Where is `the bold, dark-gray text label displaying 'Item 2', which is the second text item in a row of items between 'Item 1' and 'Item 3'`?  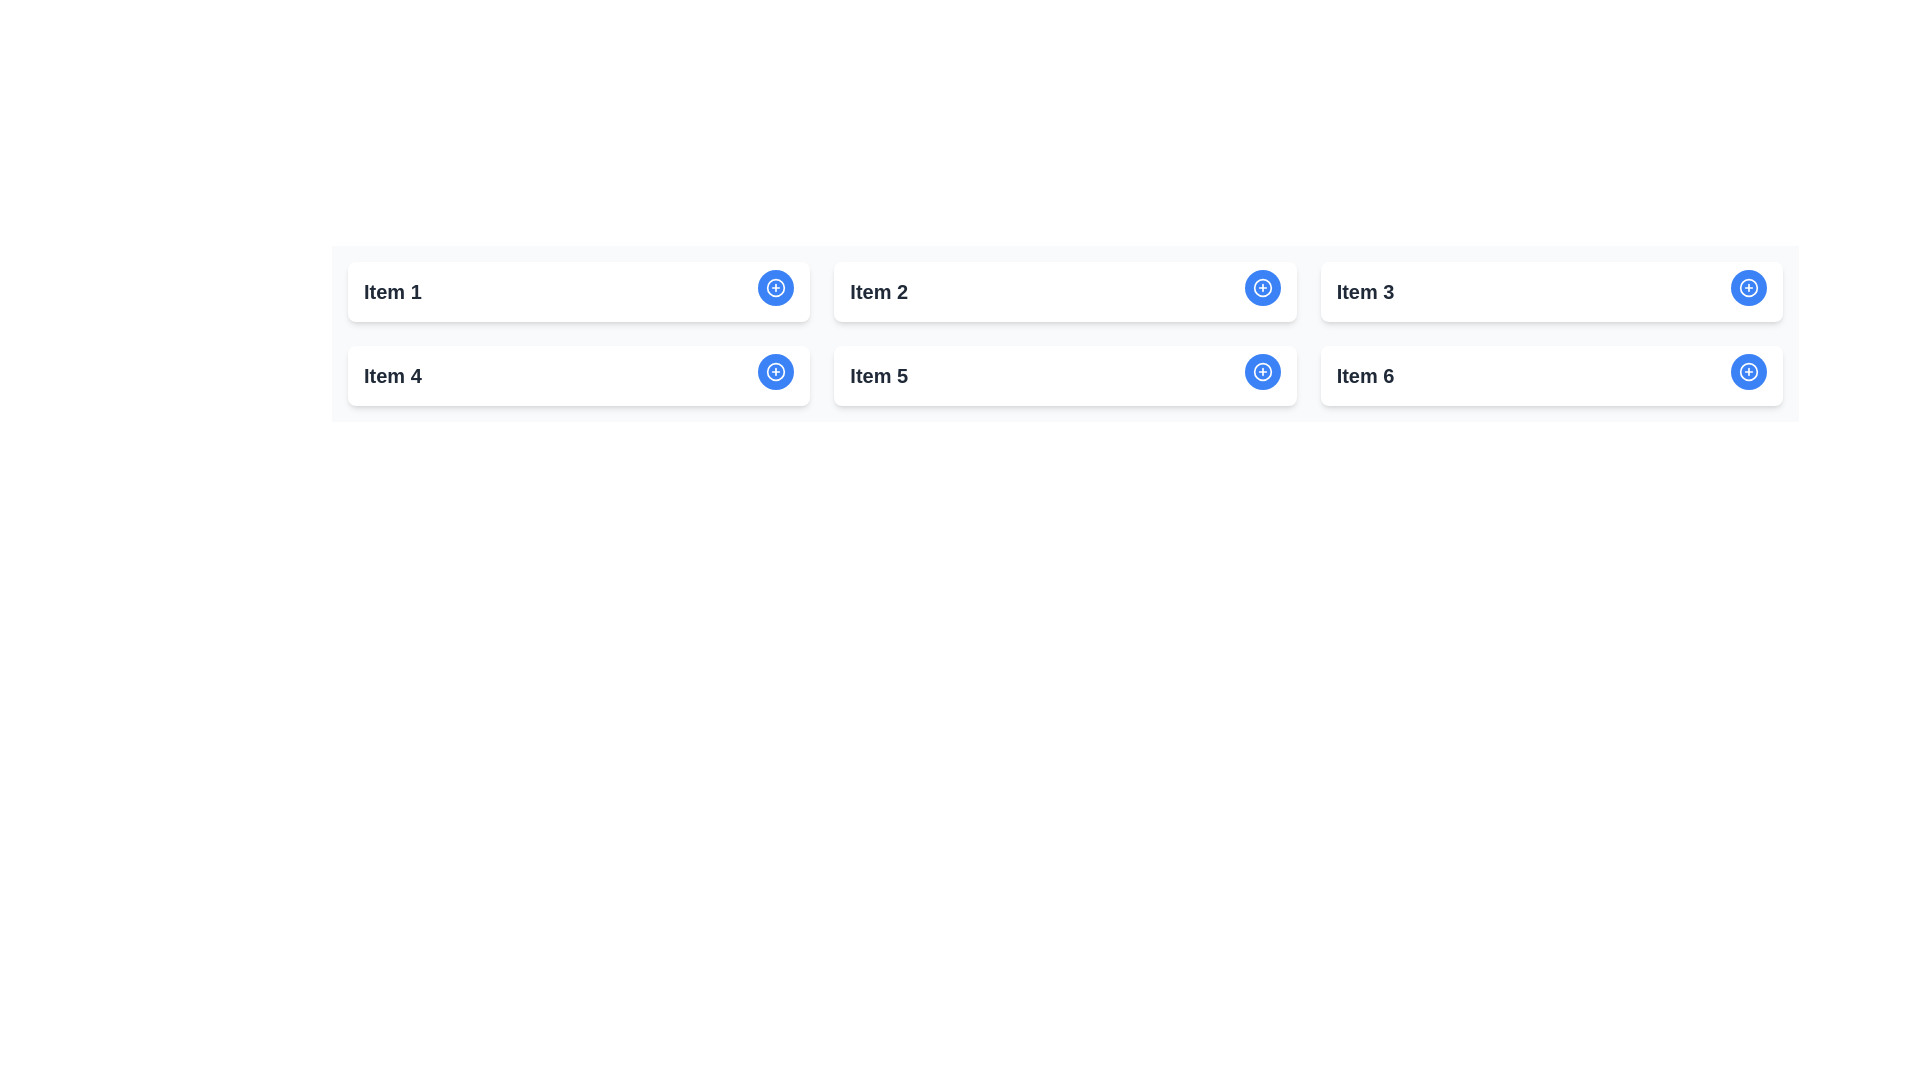
the bold, dark-gray text label displaying 'Item 2', which is the second text item in a row of items between 'Item 1' and 'Item 3' is located at coordinates (879, 292).